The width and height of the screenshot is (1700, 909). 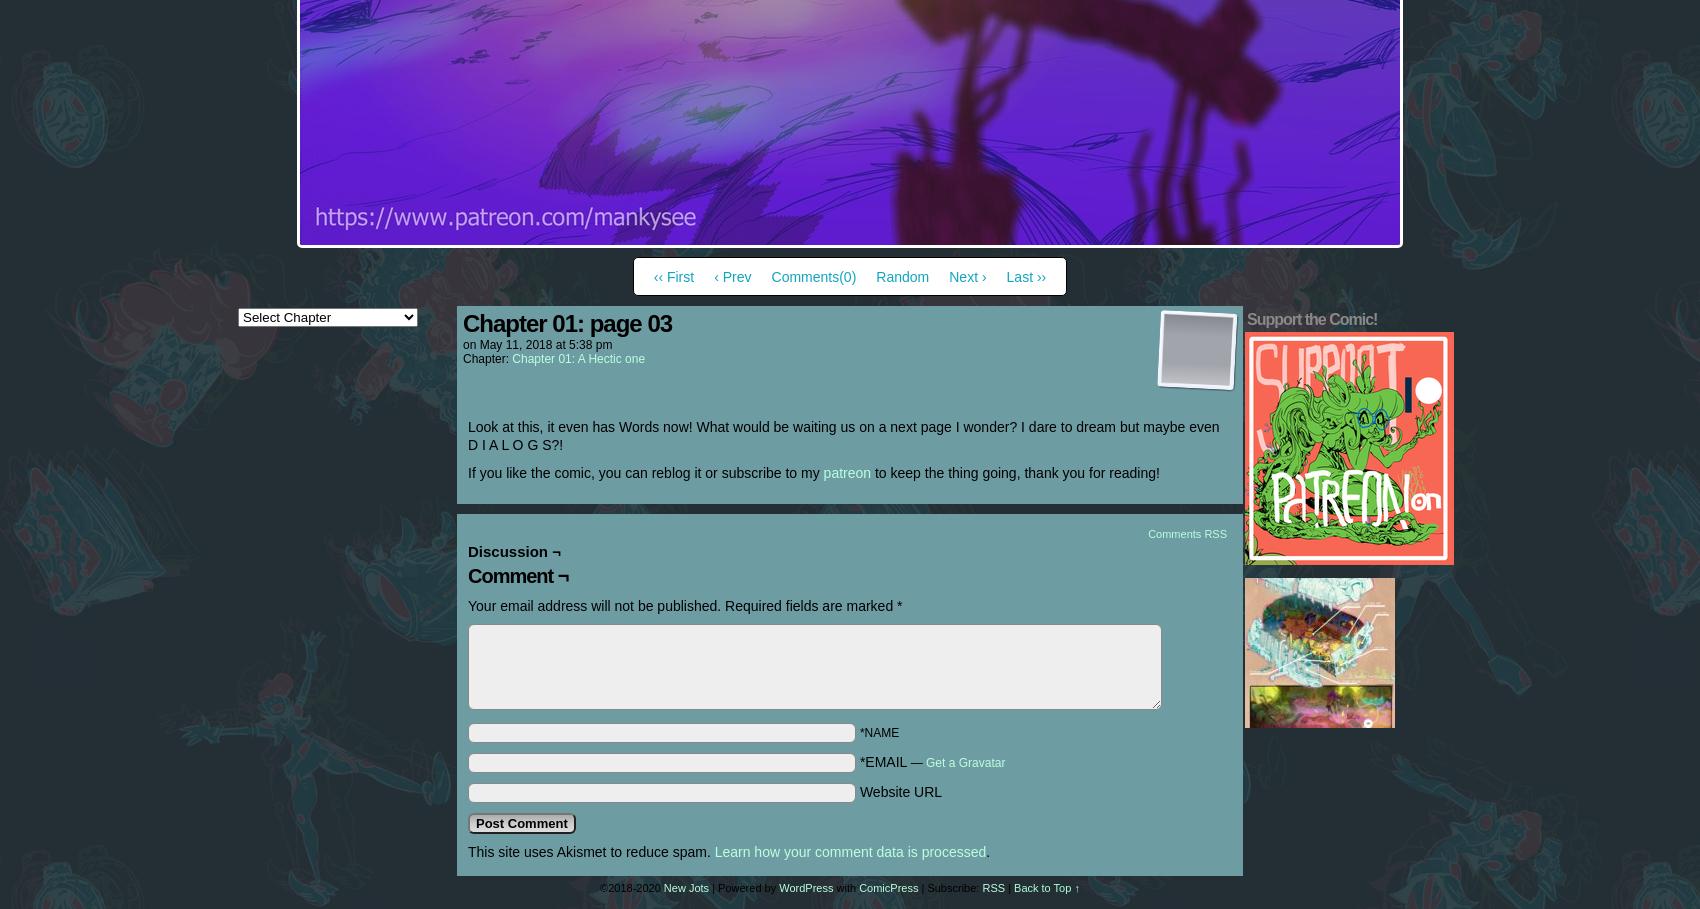 What do you see at coordinates (812, 276) in the screenshot?
I see `'Comments(0)'` at bounding box center [812, 276].